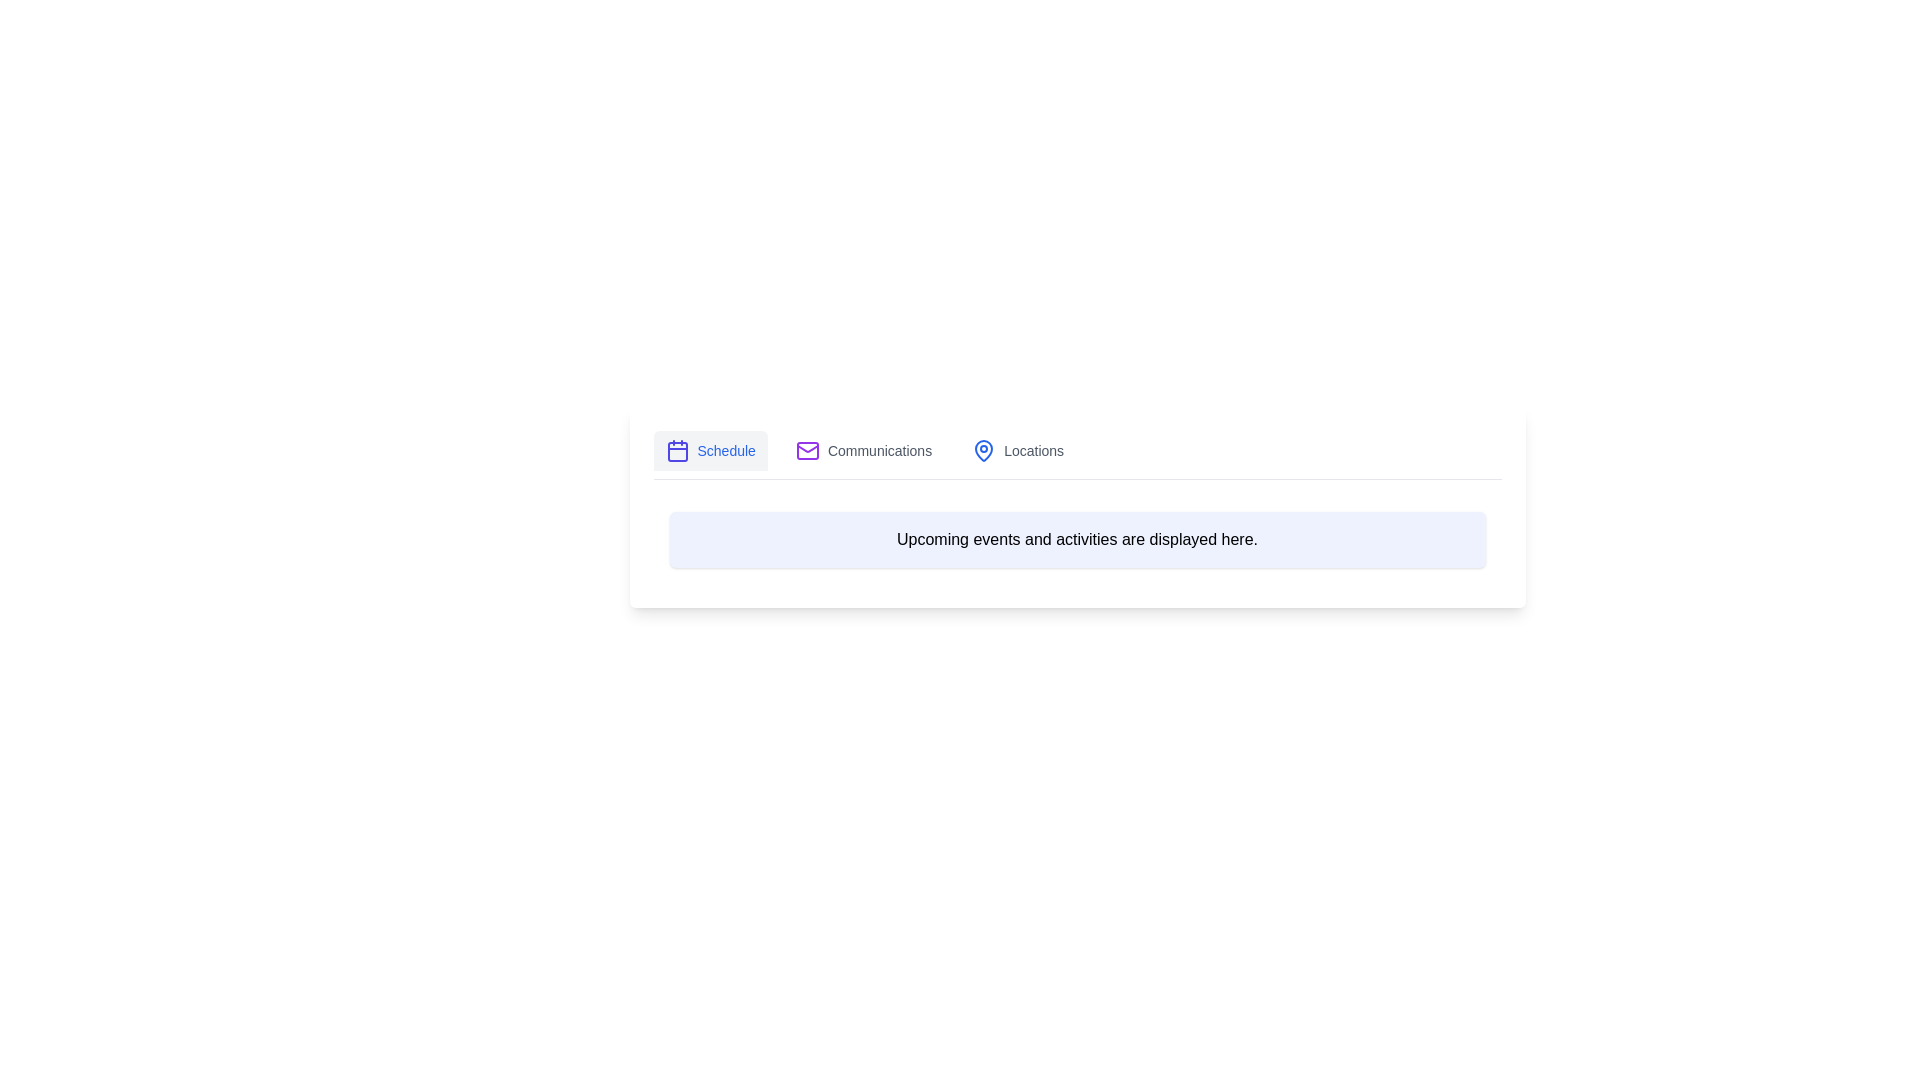 This screenshot has height=1080, width=1920. What do you see at coordinates (1018, 451) in the screenshot?
I see `the 'Locations' tab to view its content` at bounding box center [1018, 451].